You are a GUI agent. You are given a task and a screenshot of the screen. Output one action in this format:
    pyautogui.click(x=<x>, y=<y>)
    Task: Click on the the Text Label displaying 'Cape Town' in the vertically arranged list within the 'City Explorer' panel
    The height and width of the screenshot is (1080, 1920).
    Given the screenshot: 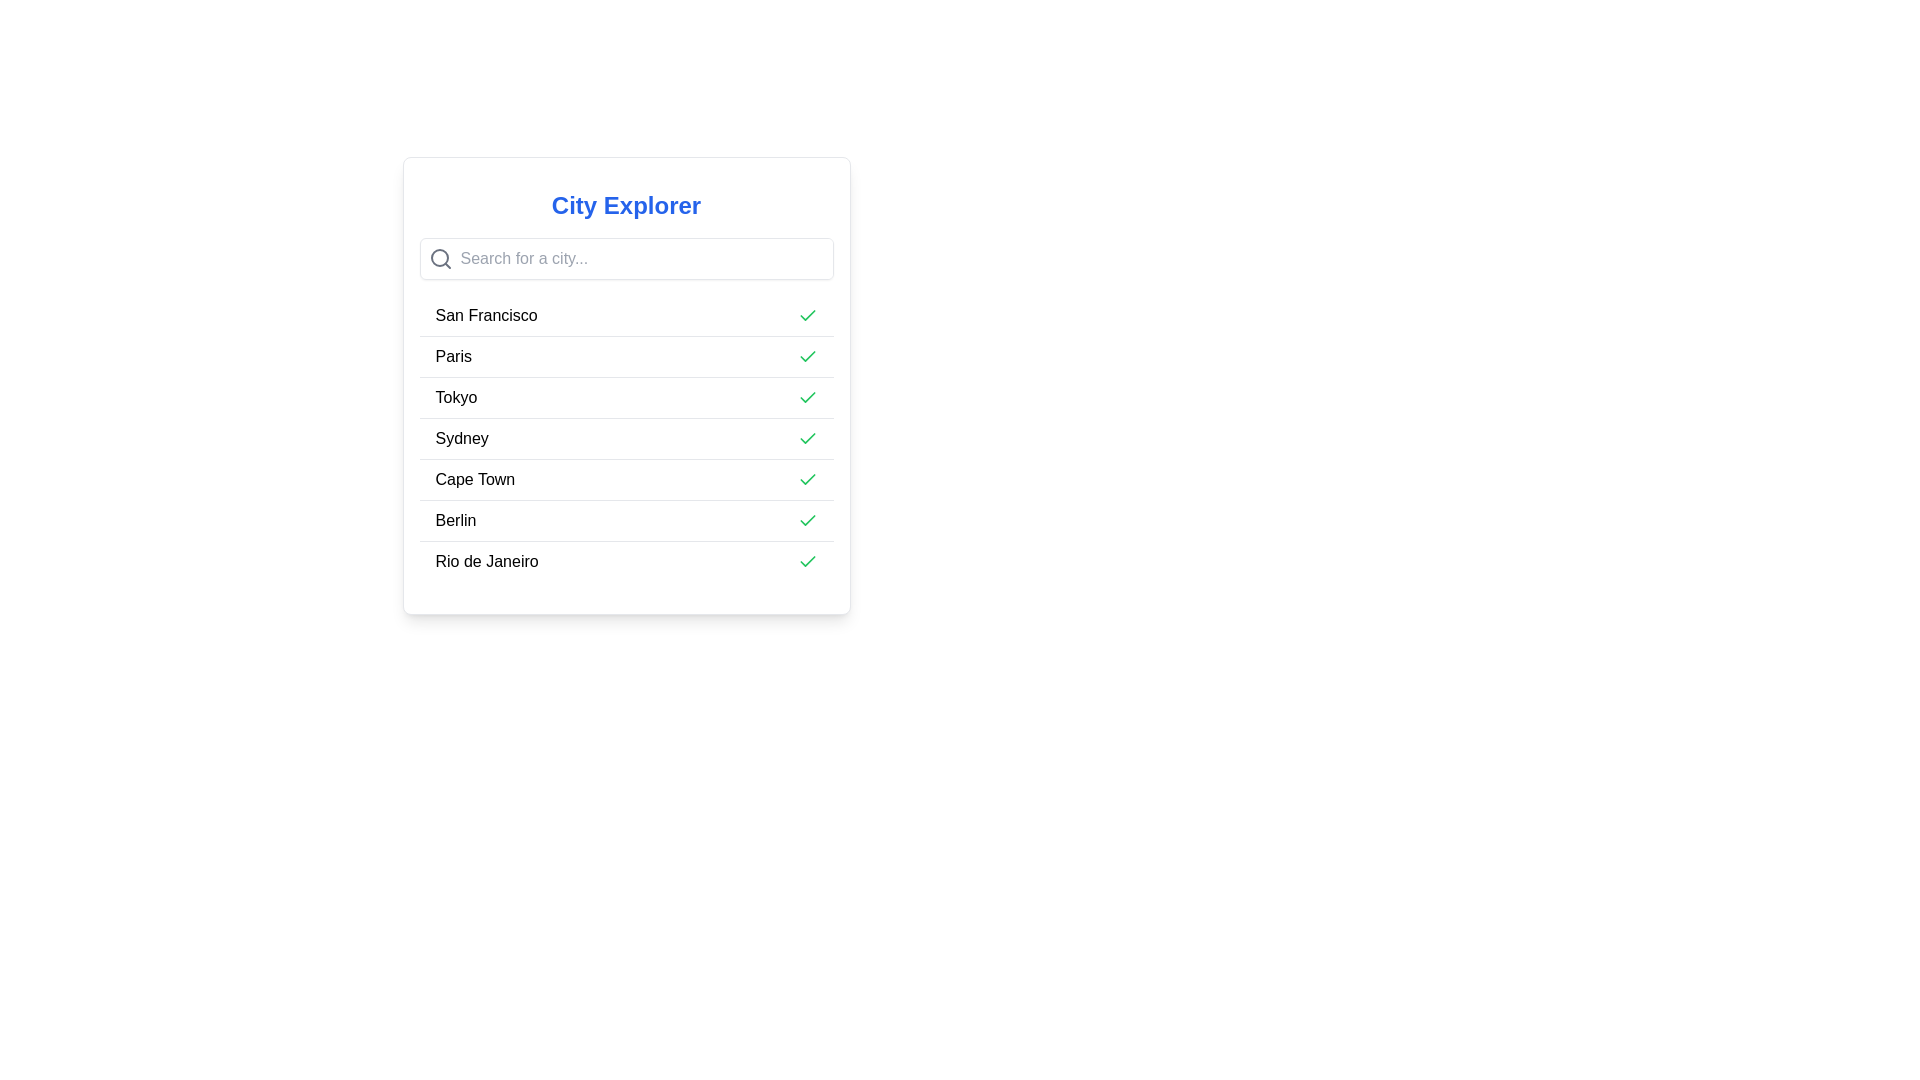 What is the action you would take?
    pyautogui.click(x=474, y=479)
    